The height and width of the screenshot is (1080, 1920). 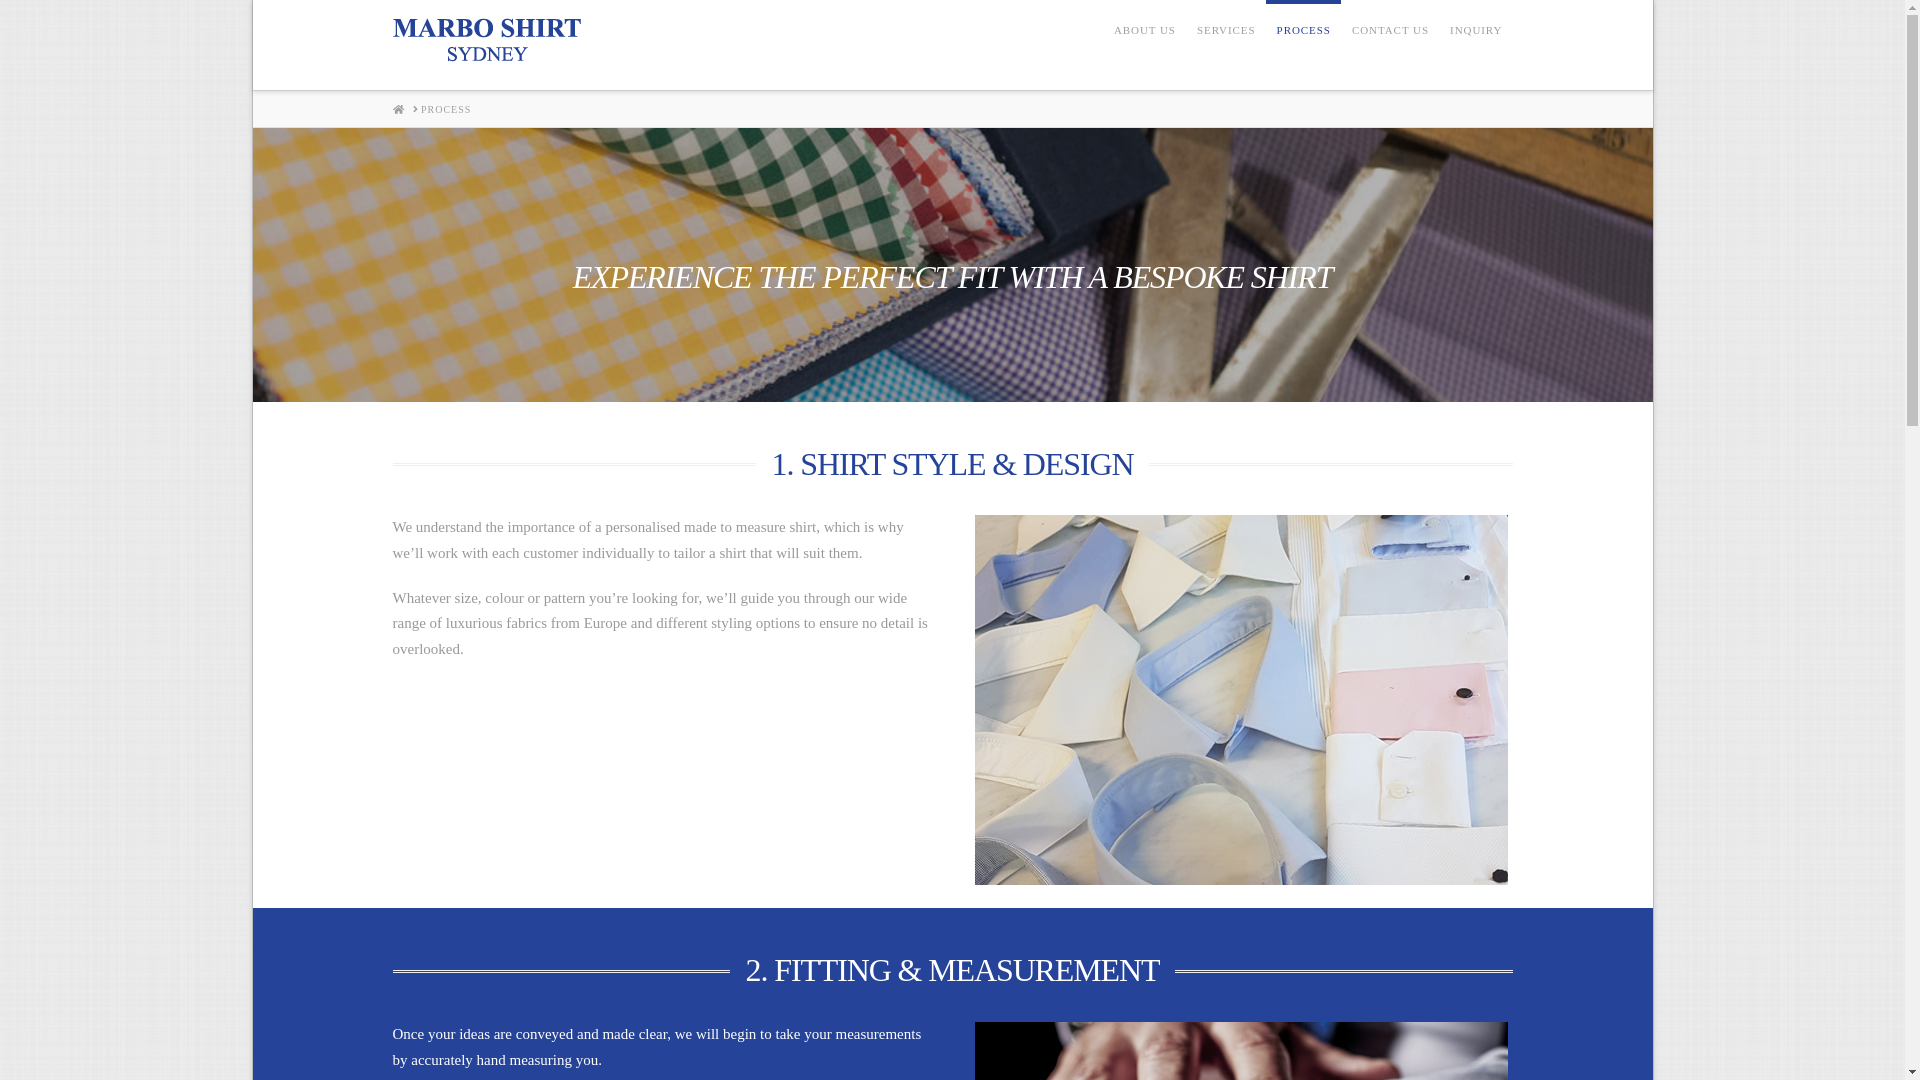 What do you see at coordinates (1389, 45) in the screenshot?
I see `'CONTACT US'` at bounding box center [1389, 45].